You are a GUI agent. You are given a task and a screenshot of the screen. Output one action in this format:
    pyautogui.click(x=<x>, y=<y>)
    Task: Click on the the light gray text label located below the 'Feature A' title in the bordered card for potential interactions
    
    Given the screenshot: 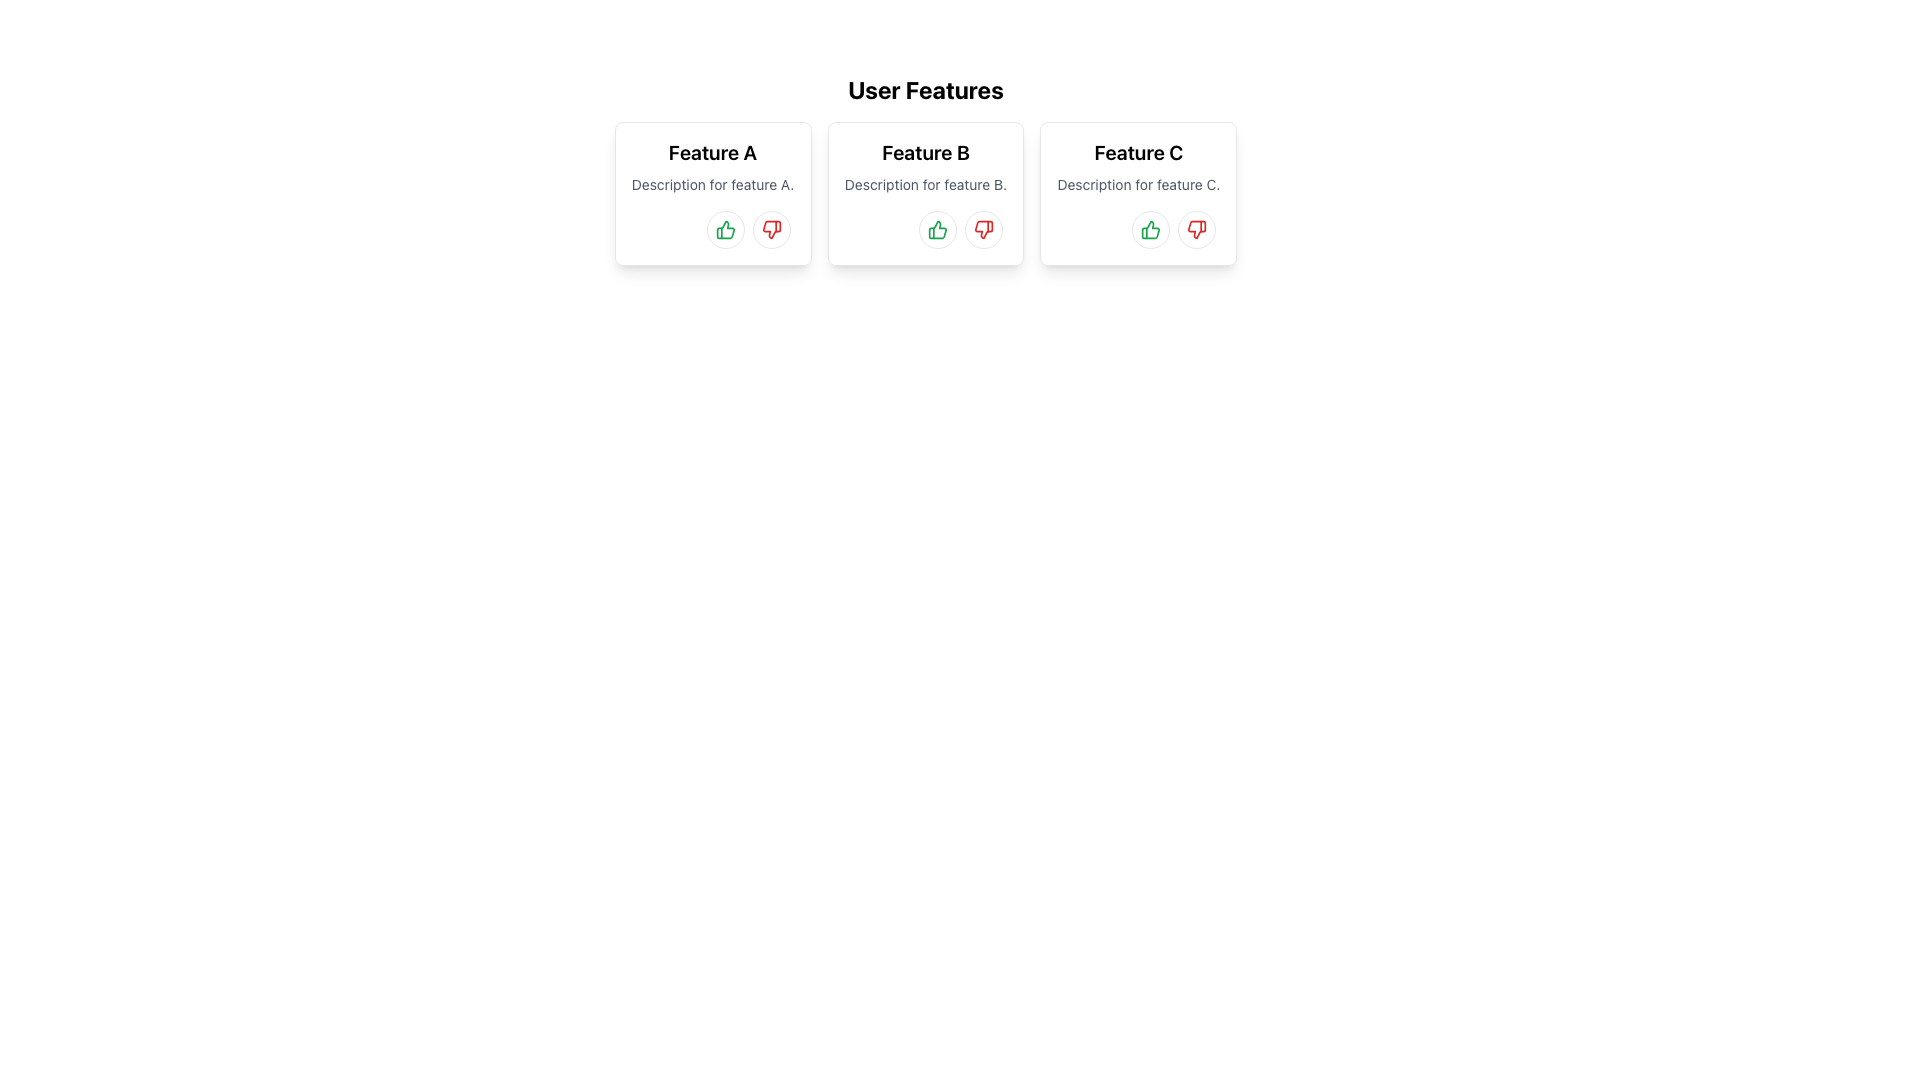 What is the action you would take?
    pyautogui.click(x=713, y=185)
    